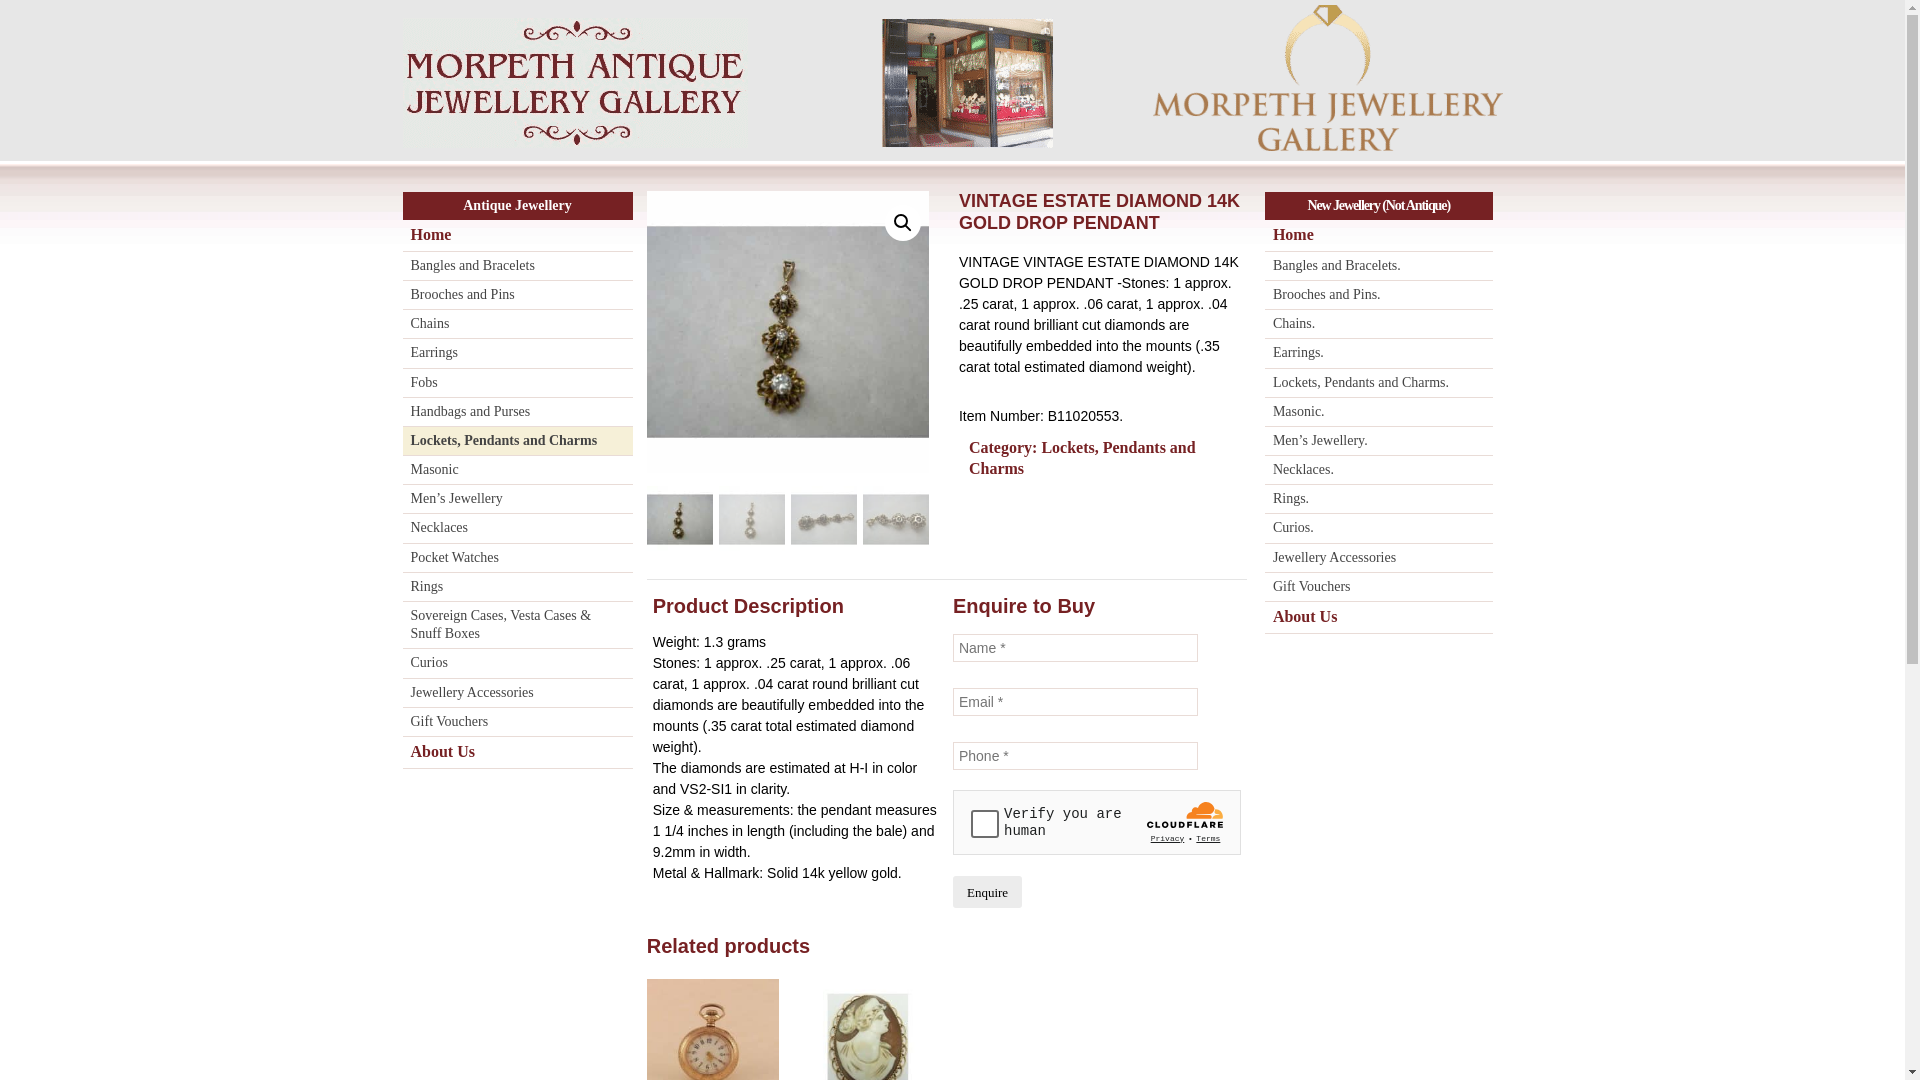  I want to click on 'Masonic.', so click(1377, 411).